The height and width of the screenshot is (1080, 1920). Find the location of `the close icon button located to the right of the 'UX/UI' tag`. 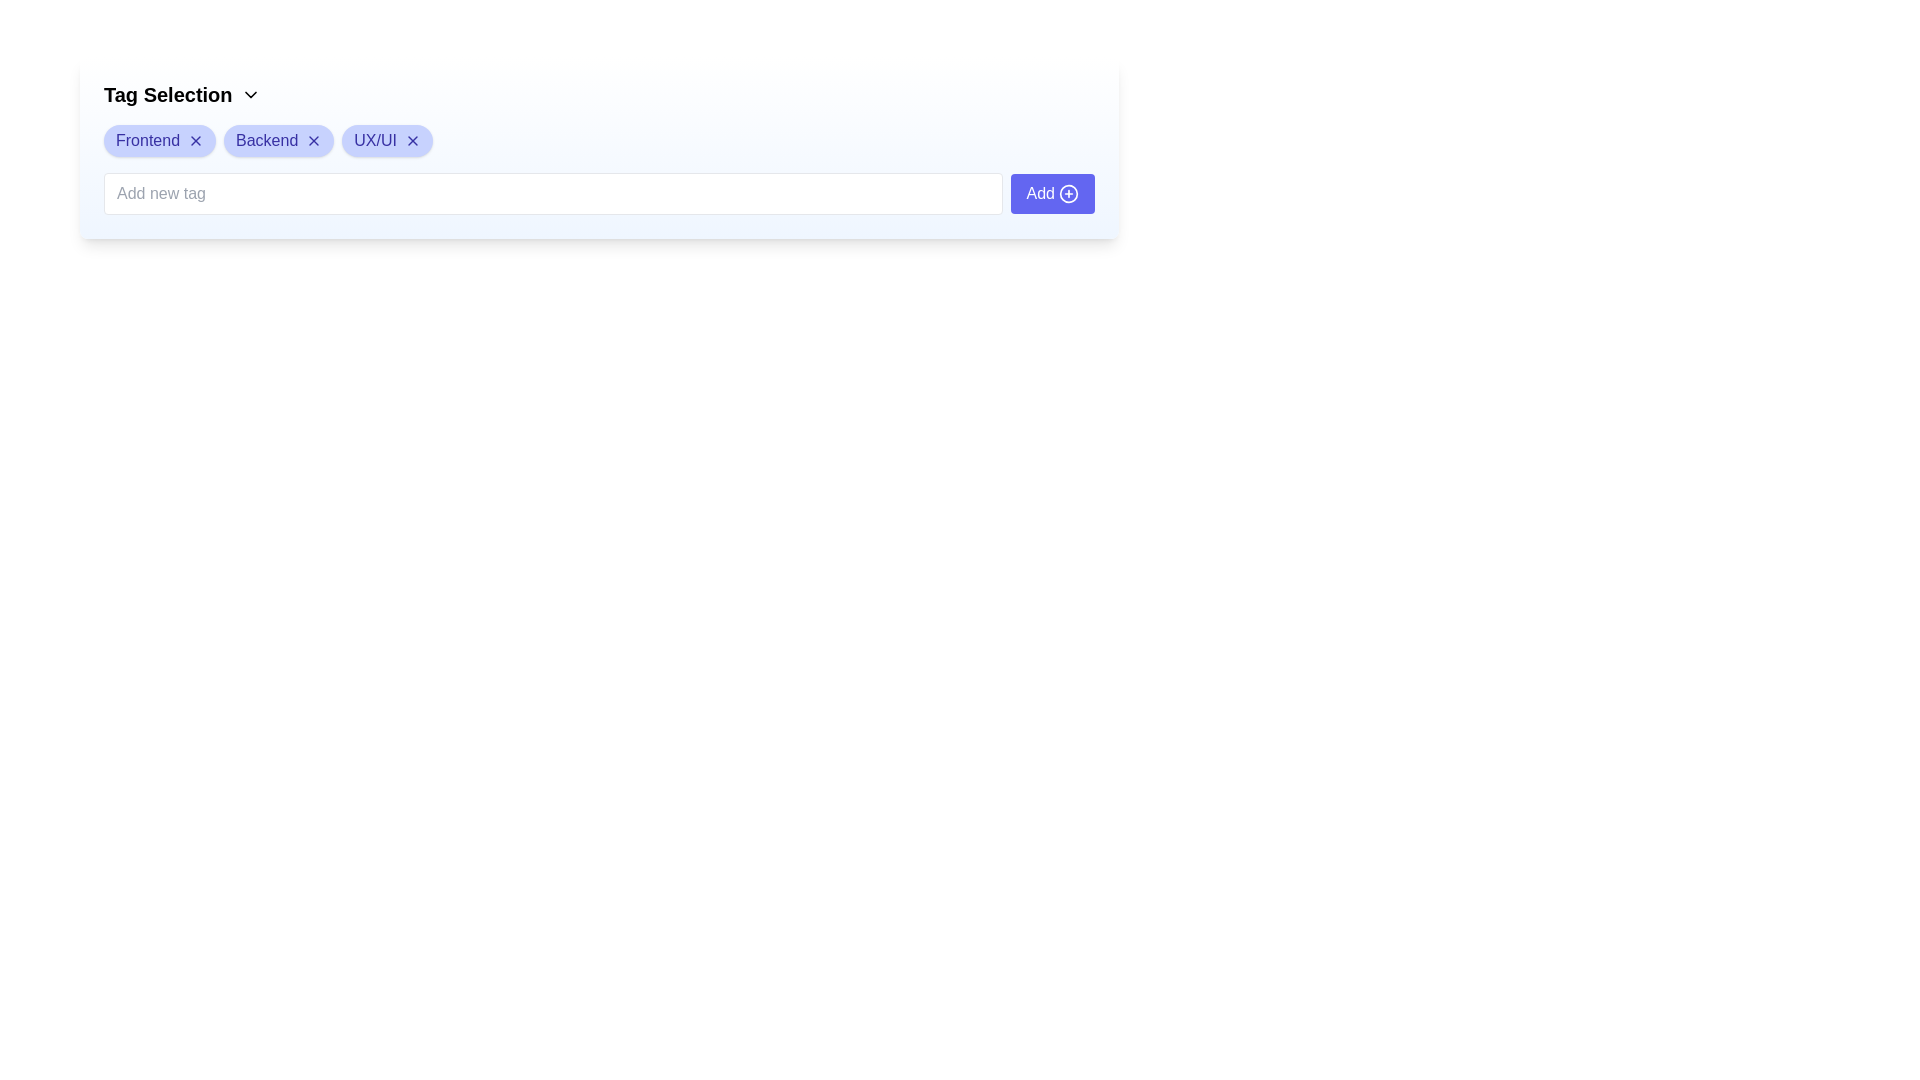

the close icon button located to the right of the 'UX/UI' tag is located at coordinates (411, 140).